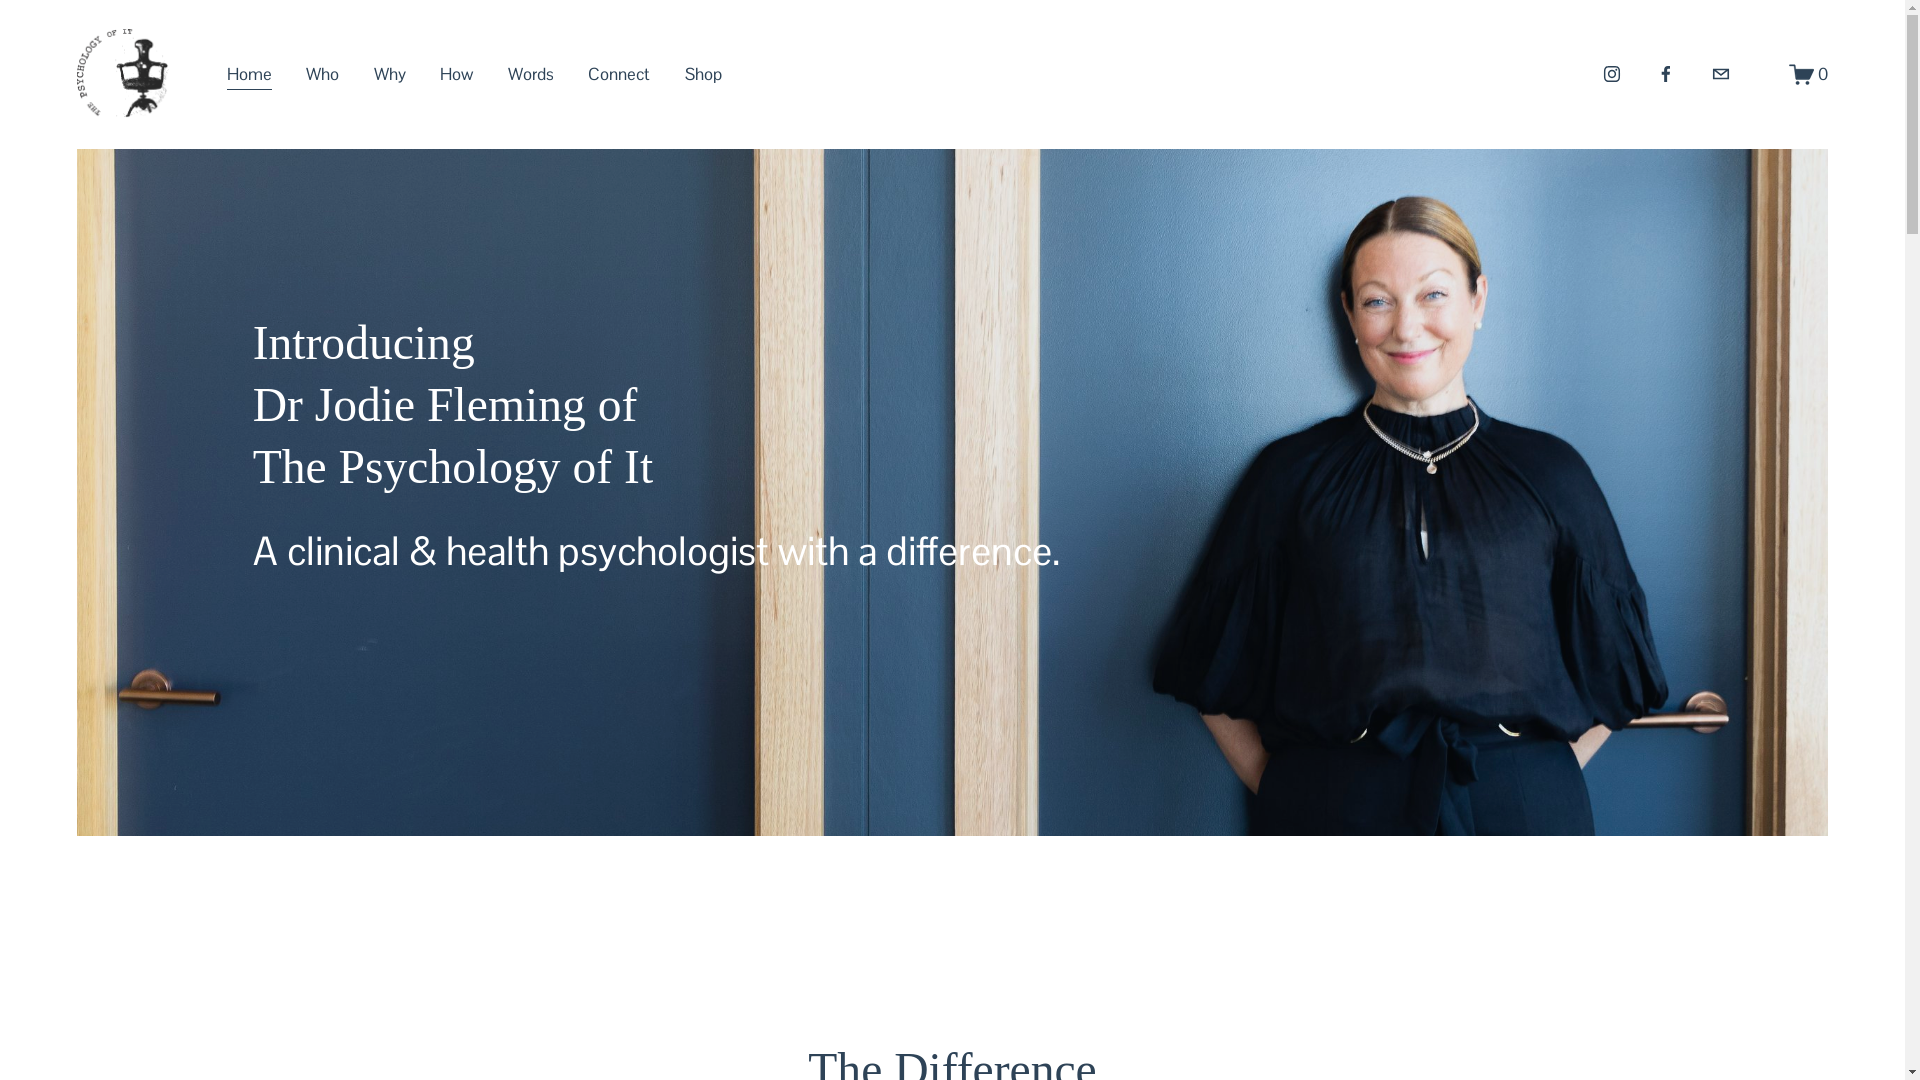 The image size is (1920, 1080). Describe the element at coordinates (439, 72) in the screenshot. I see `'How'` at that location.